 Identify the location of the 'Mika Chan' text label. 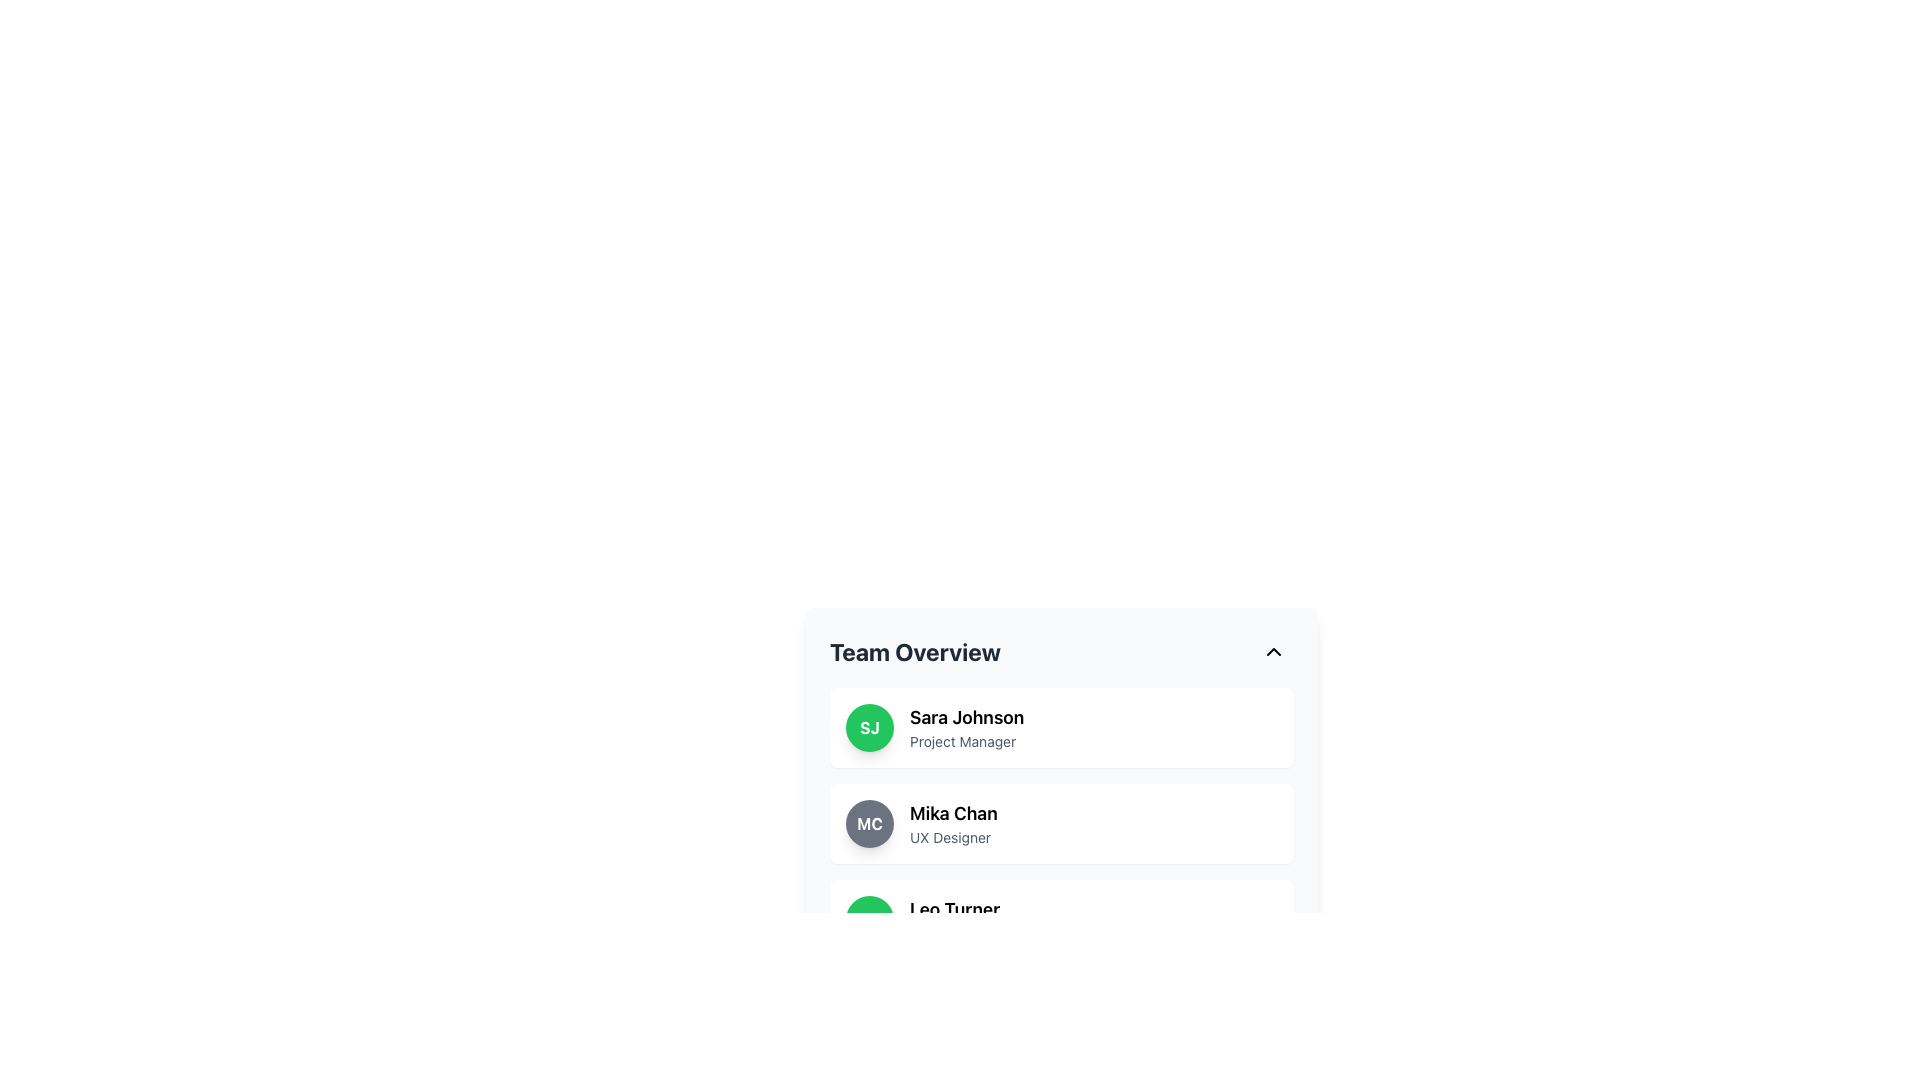
(1093, 813).